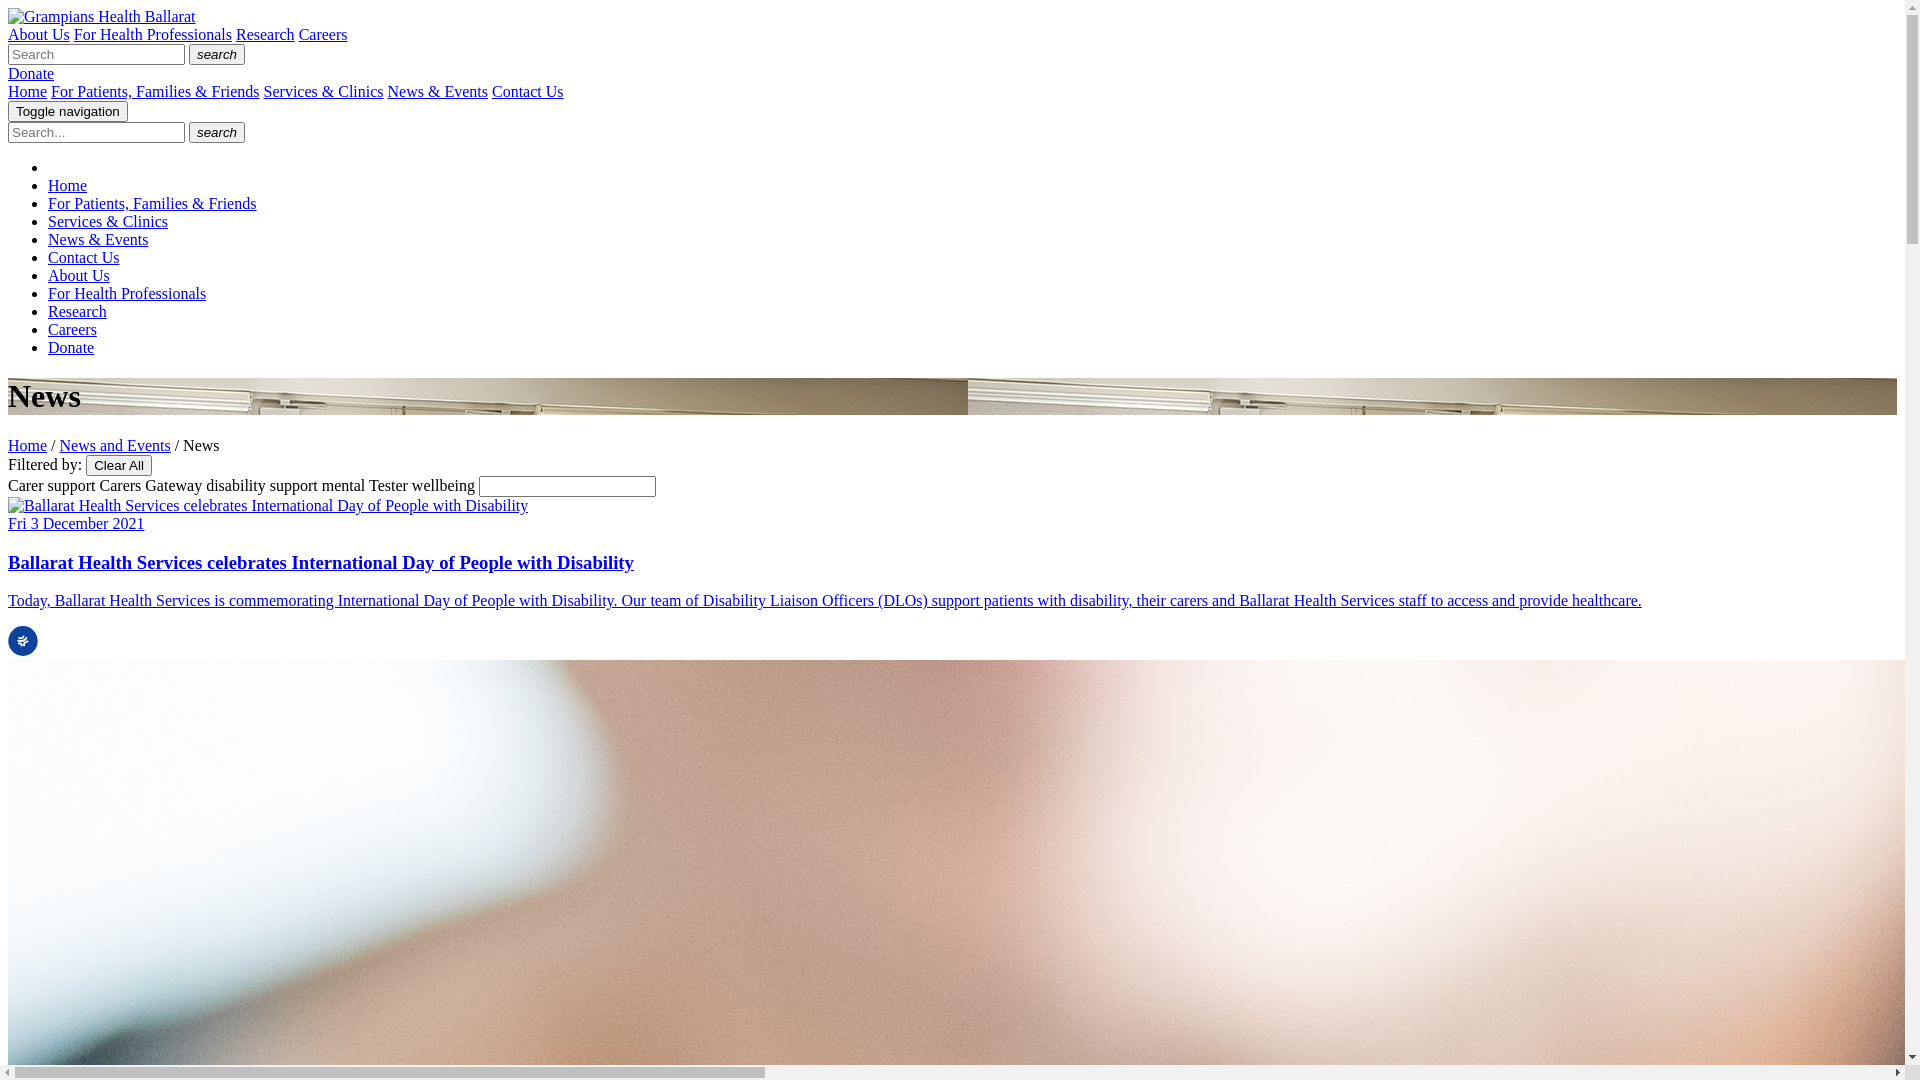  I want to click on 'Services & Clinics', so click(106, 221).